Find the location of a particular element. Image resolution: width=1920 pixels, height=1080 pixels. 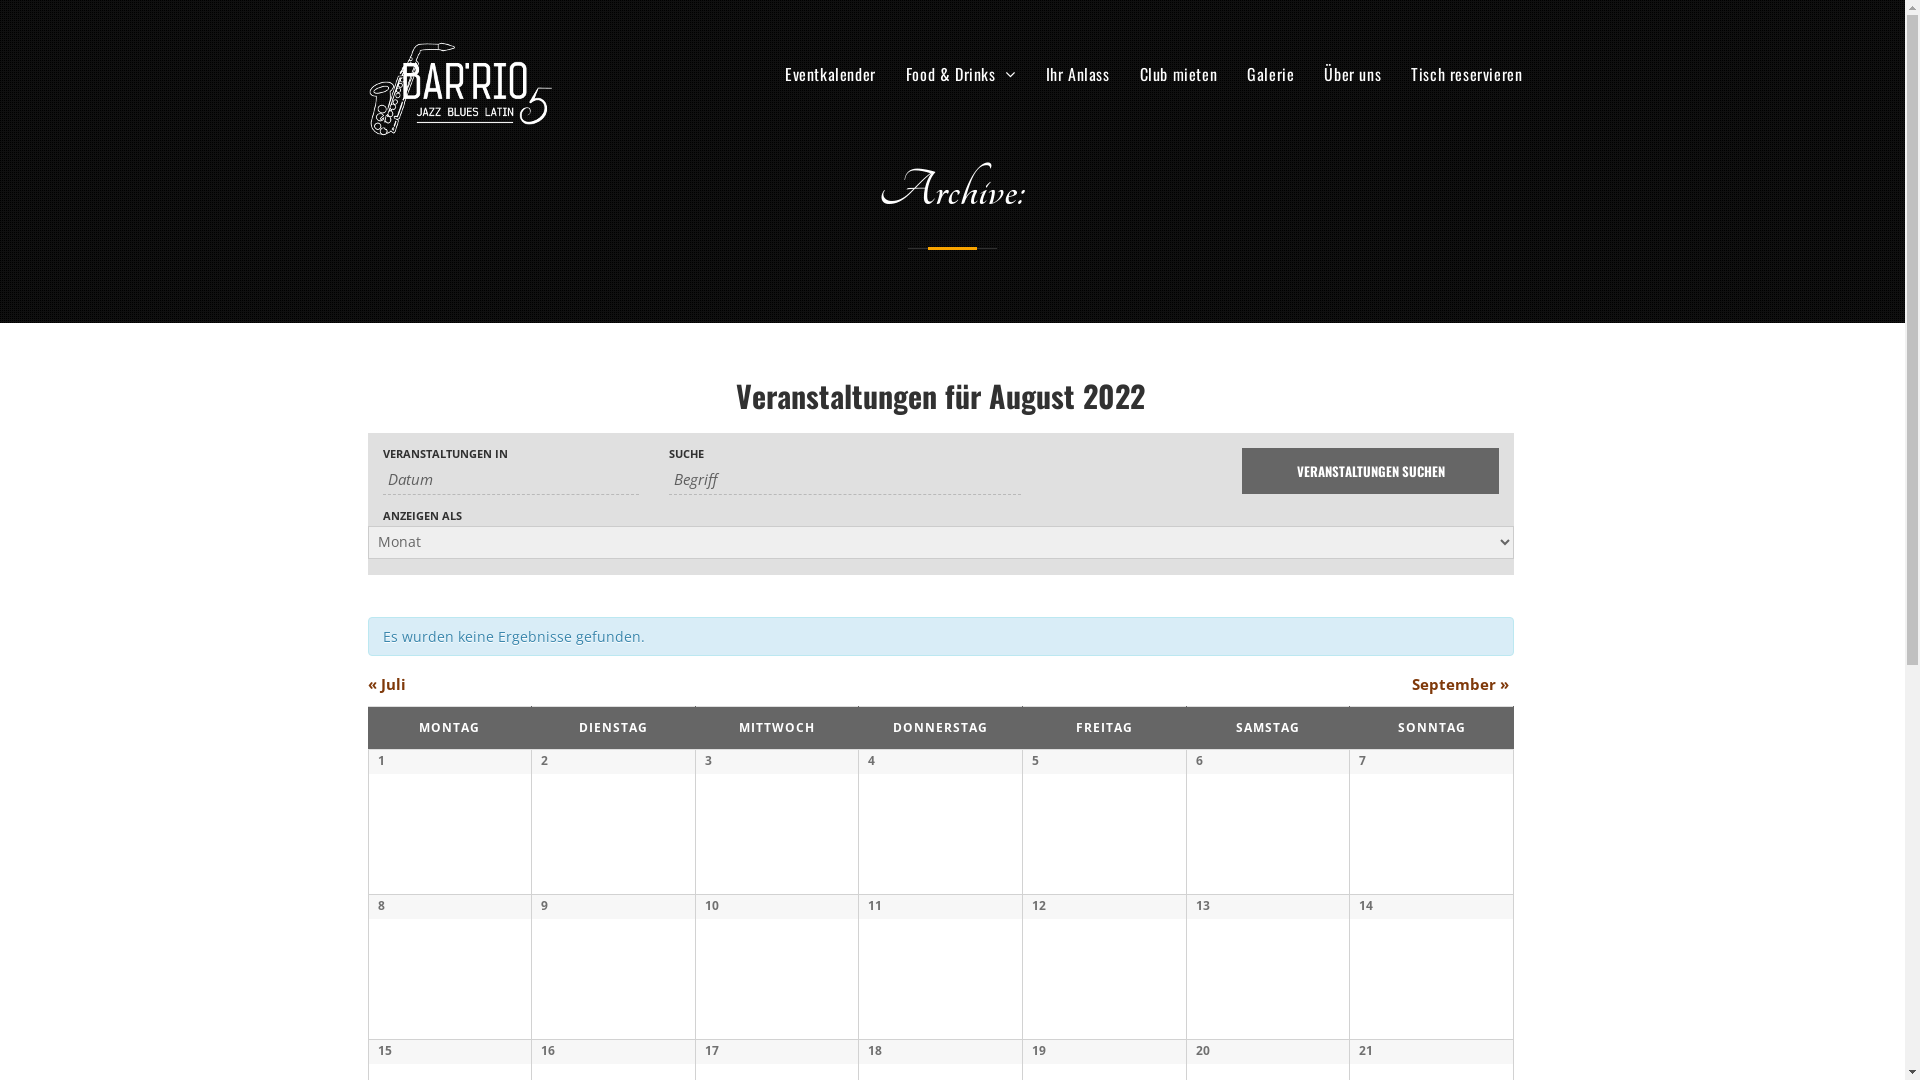

'Tisch reservieren' is located at coordinates (1400, 72).